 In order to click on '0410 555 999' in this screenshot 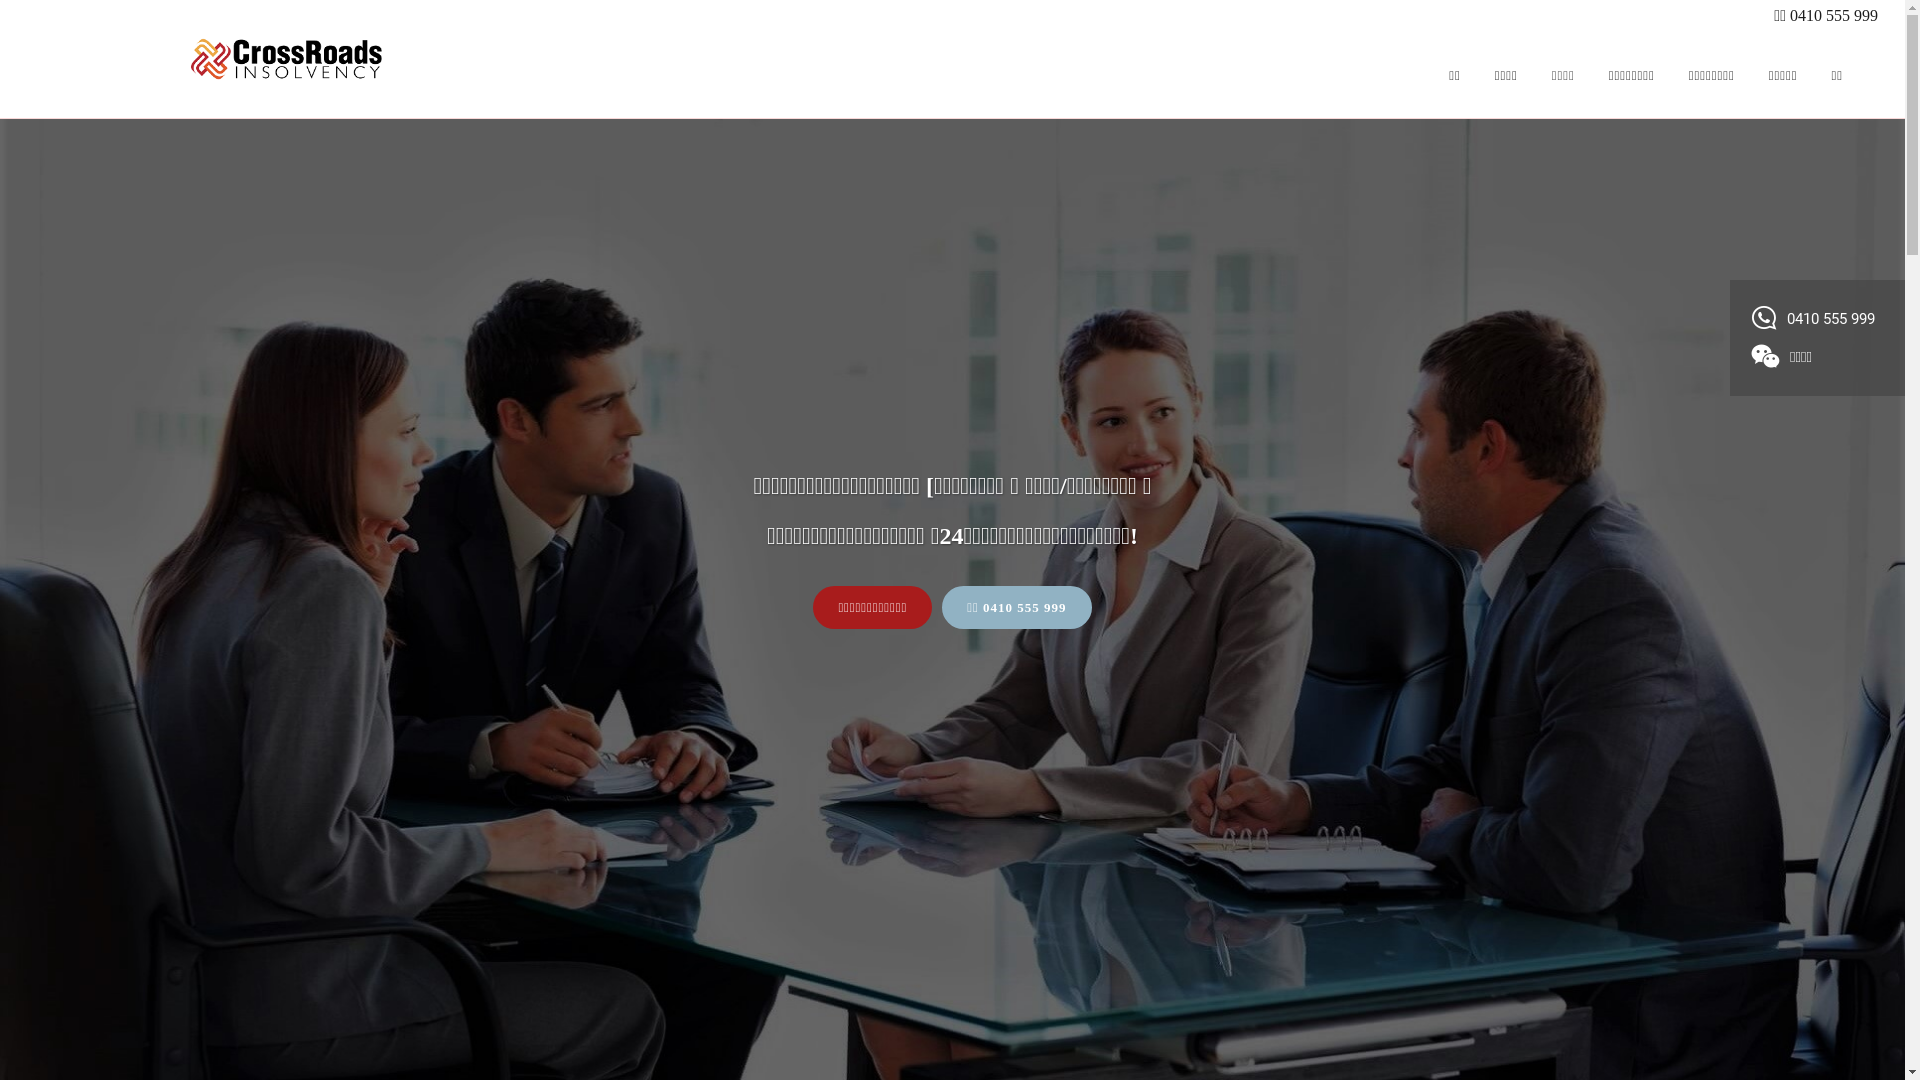, I will do `click(1814, 316)`.